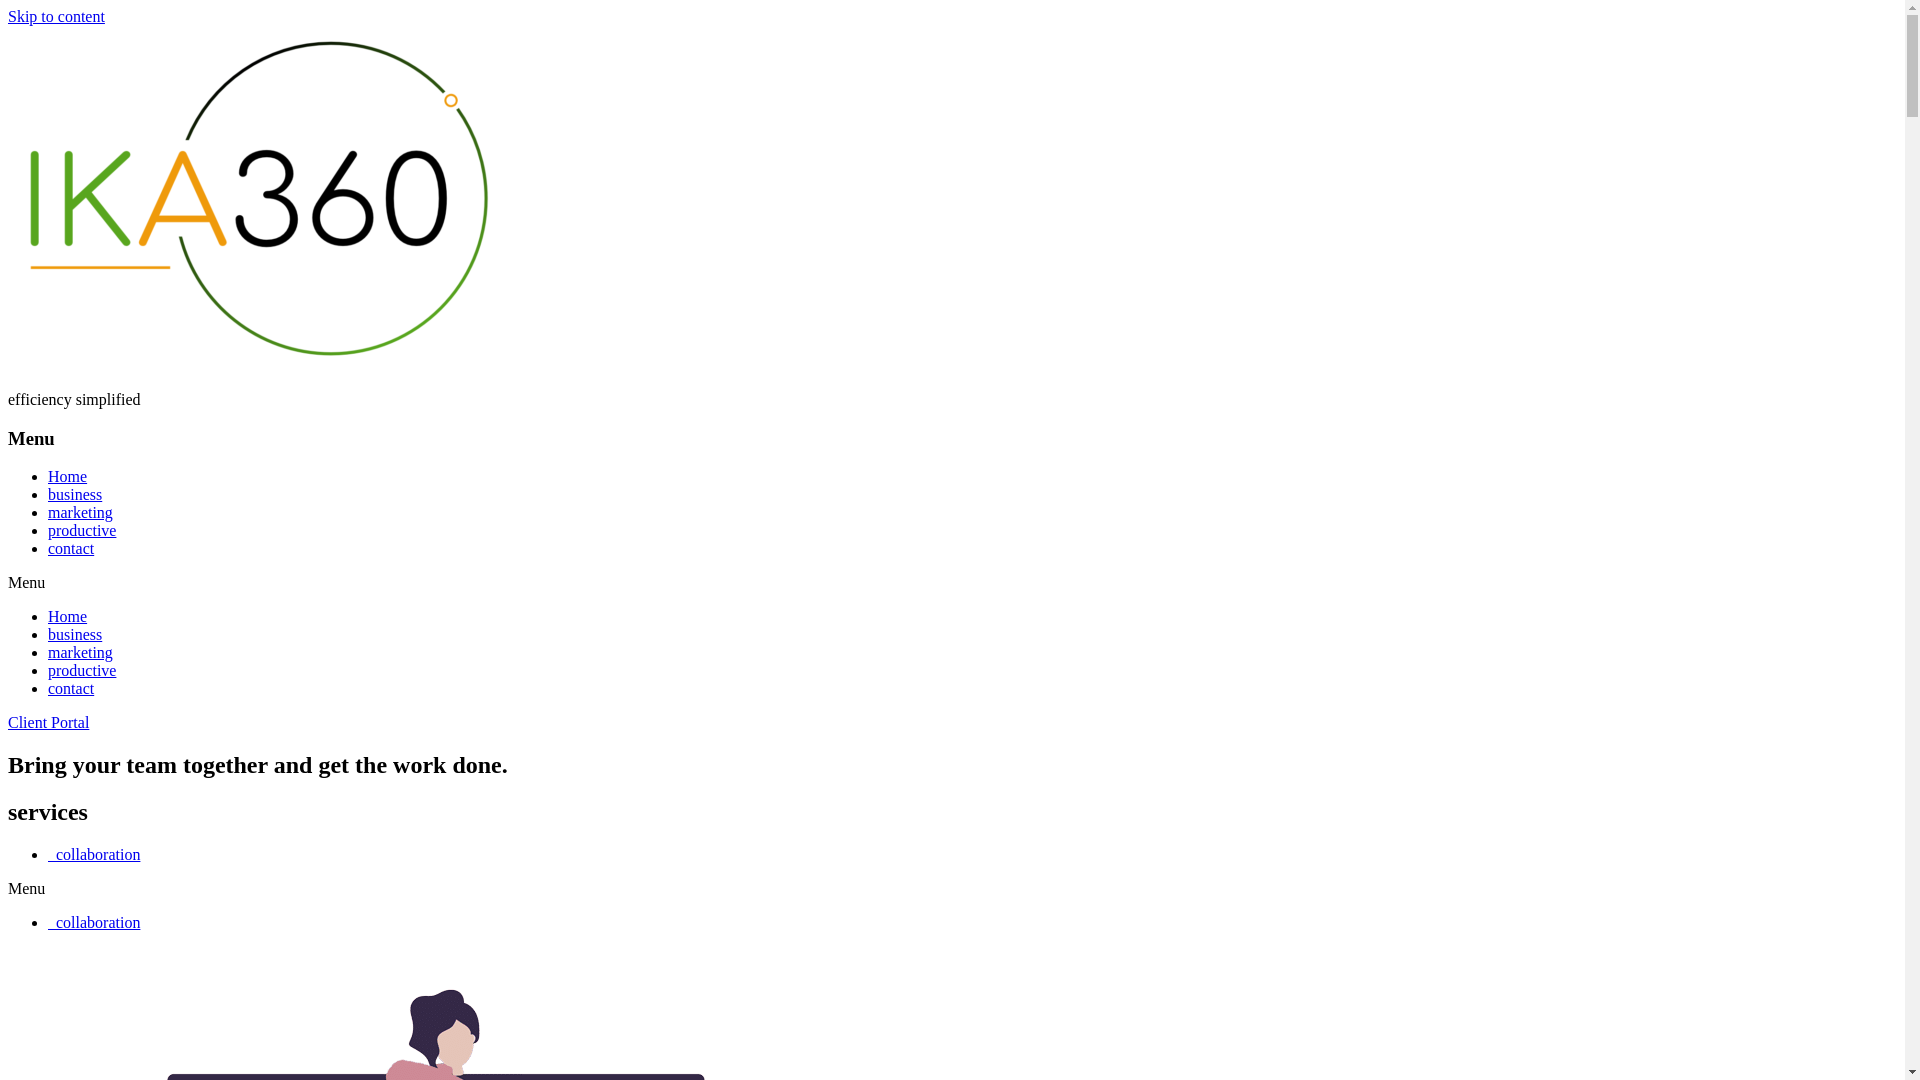  I want to click on 'Home', so click(67, 615).